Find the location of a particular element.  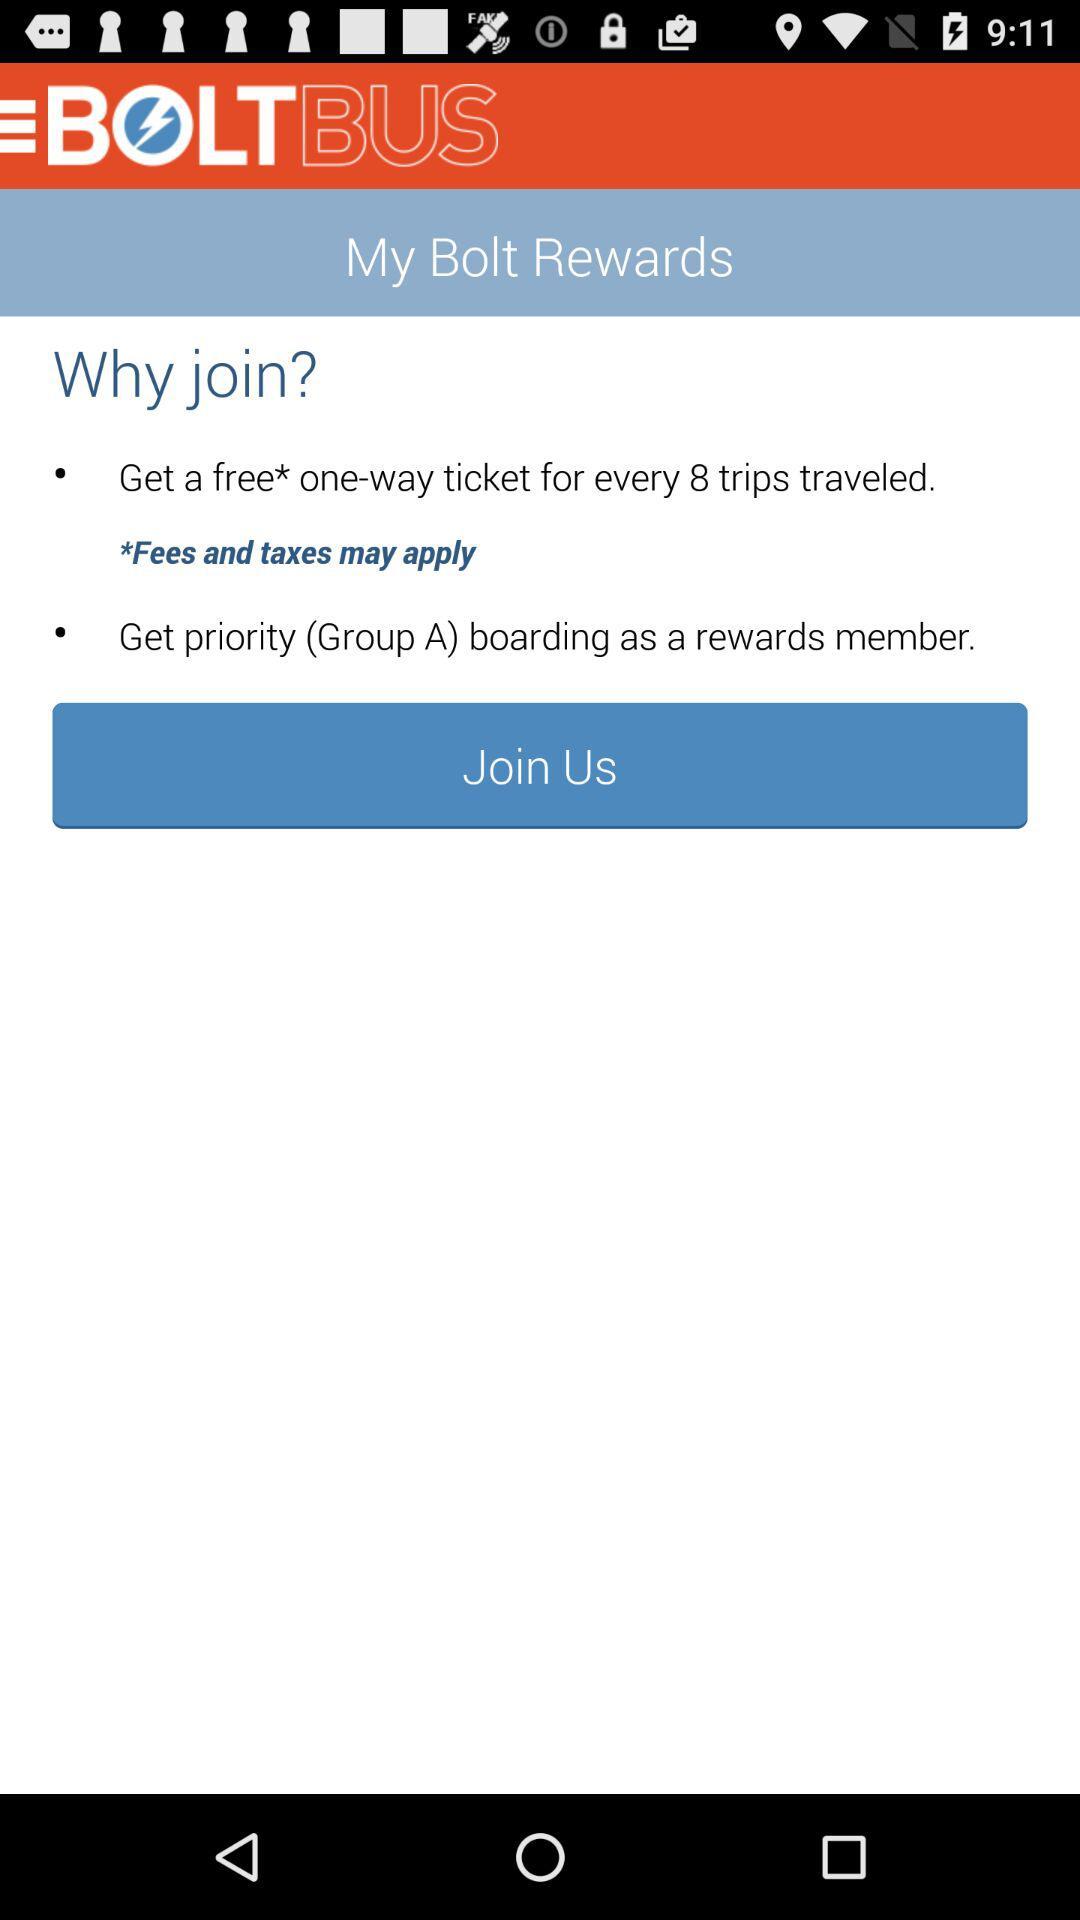

button at the center is located at coordinates (540, 764).